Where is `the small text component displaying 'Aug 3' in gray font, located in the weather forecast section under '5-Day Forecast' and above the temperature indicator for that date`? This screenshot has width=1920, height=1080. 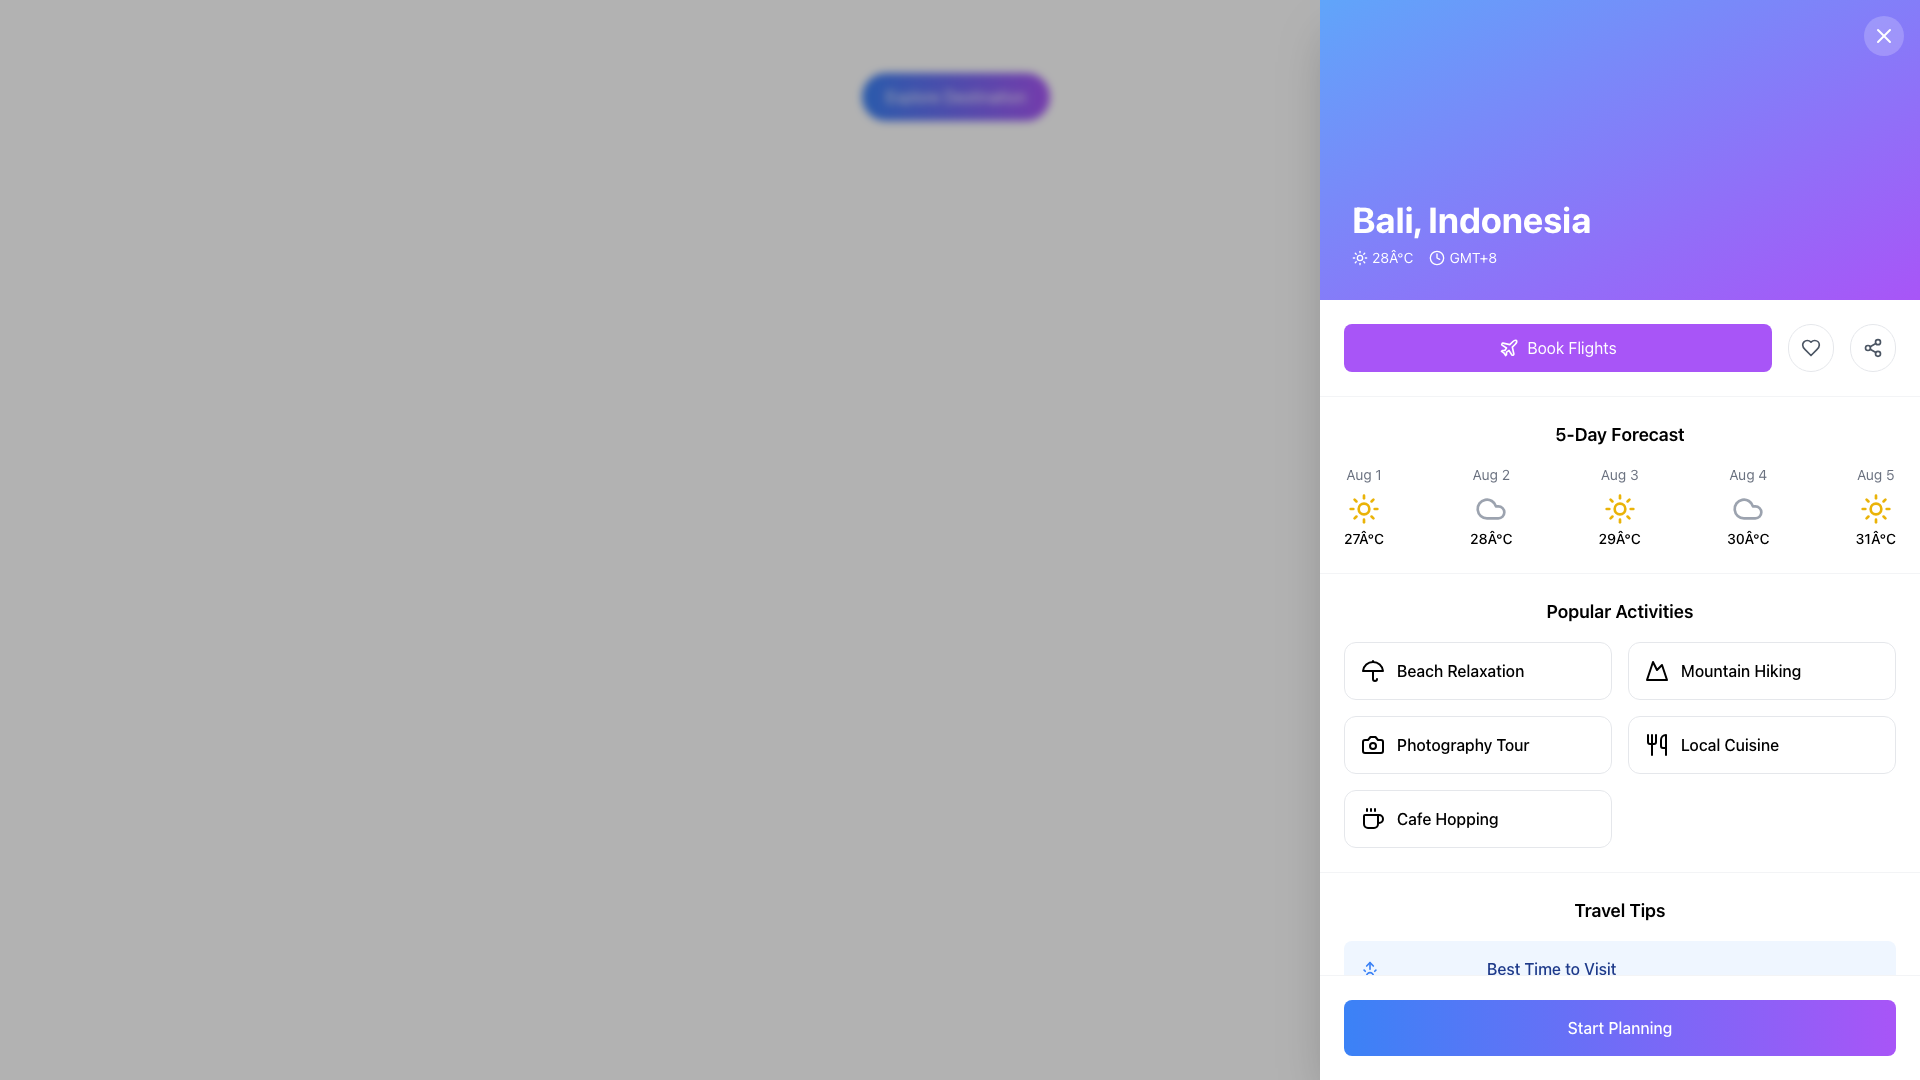
the small text component displaying 'Aug 3' in gray font, located in the weather forecast section under '5-Day Forecast' and above the temperature indicator for that date is located at coordinates (1619, 474).